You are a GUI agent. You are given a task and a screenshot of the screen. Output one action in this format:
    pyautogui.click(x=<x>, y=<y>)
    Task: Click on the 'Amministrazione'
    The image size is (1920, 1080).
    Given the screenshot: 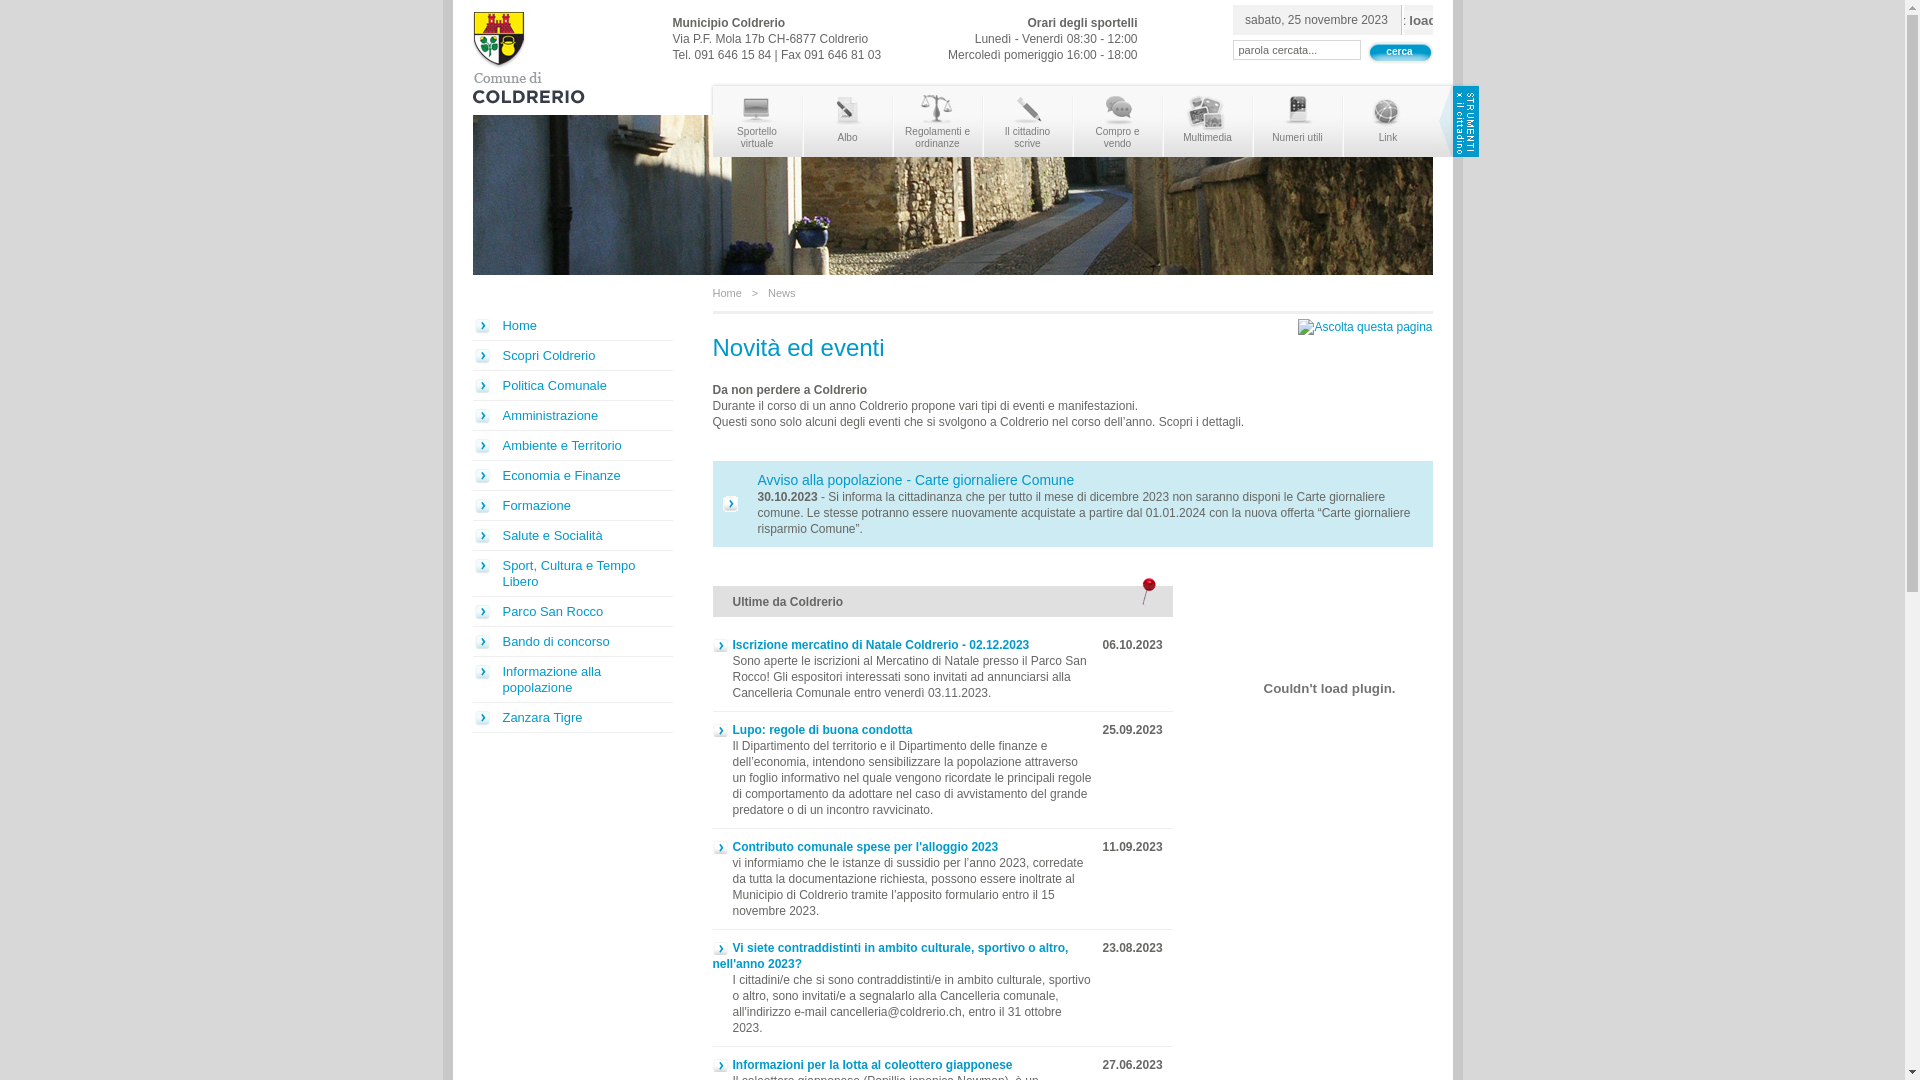 What is the action you would take?
    pyautogui.click(x=570, y=415)
    